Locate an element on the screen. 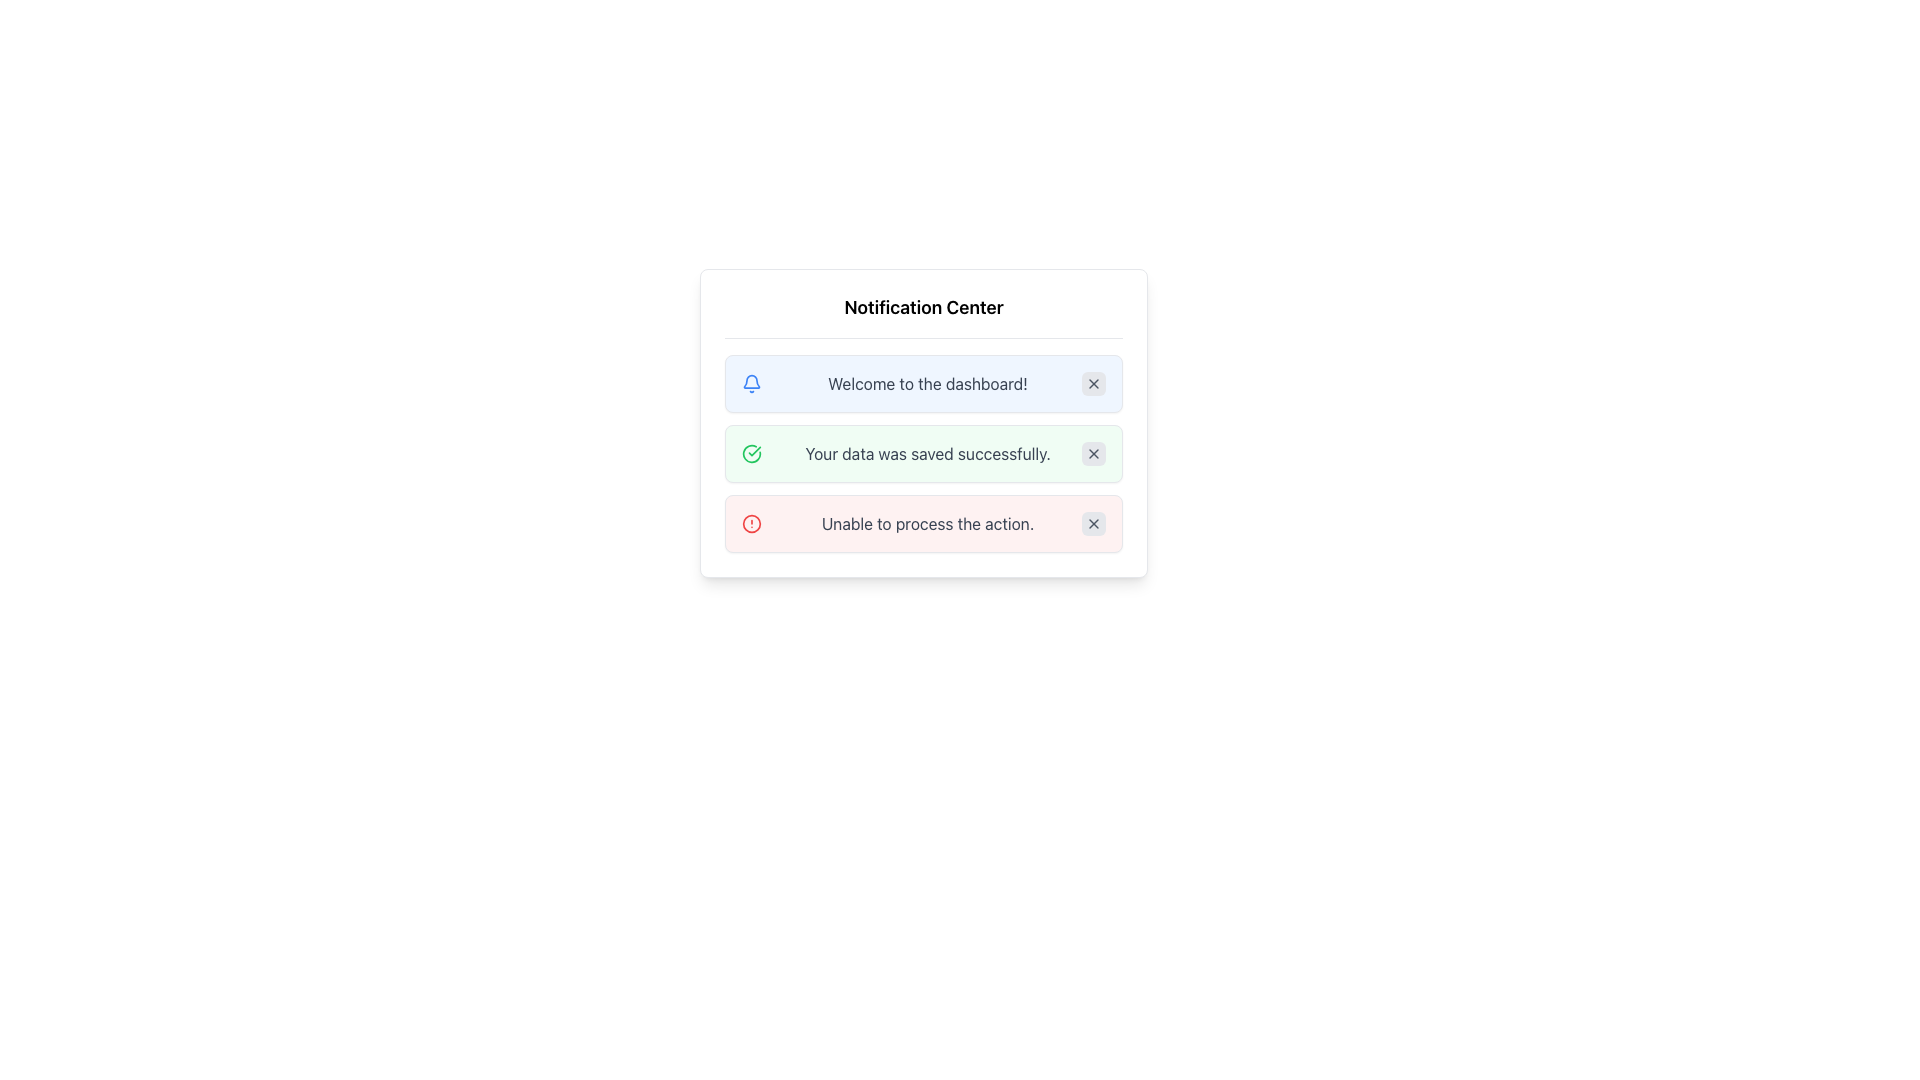 Image resolution: width=1920 pixels, height=1080 pixels. the gray circular button with a minimalist cross icon is located at coordinates (1093, 454).